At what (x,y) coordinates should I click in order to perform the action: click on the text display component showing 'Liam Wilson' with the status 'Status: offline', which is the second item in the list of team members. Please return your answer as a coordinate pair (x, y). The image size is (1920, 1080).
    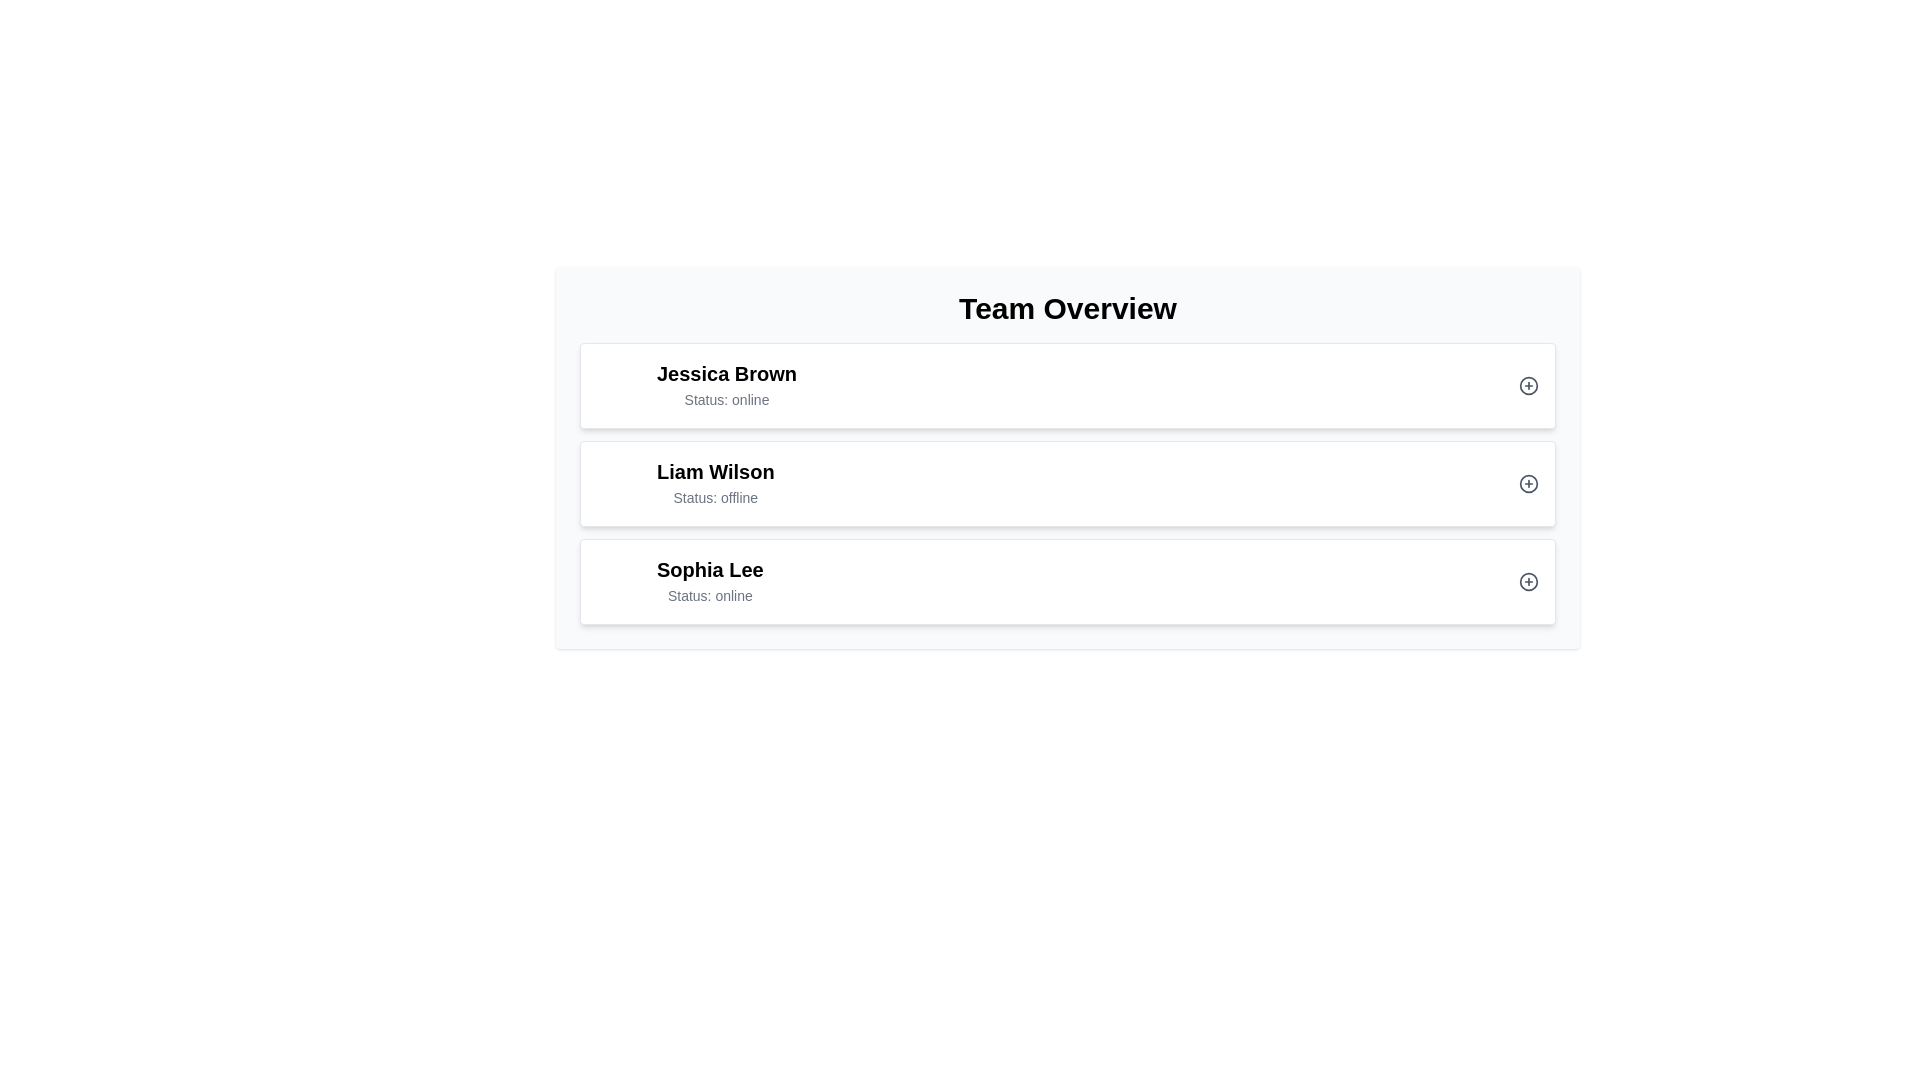
    Looking at the image, I should click on (685, 483).